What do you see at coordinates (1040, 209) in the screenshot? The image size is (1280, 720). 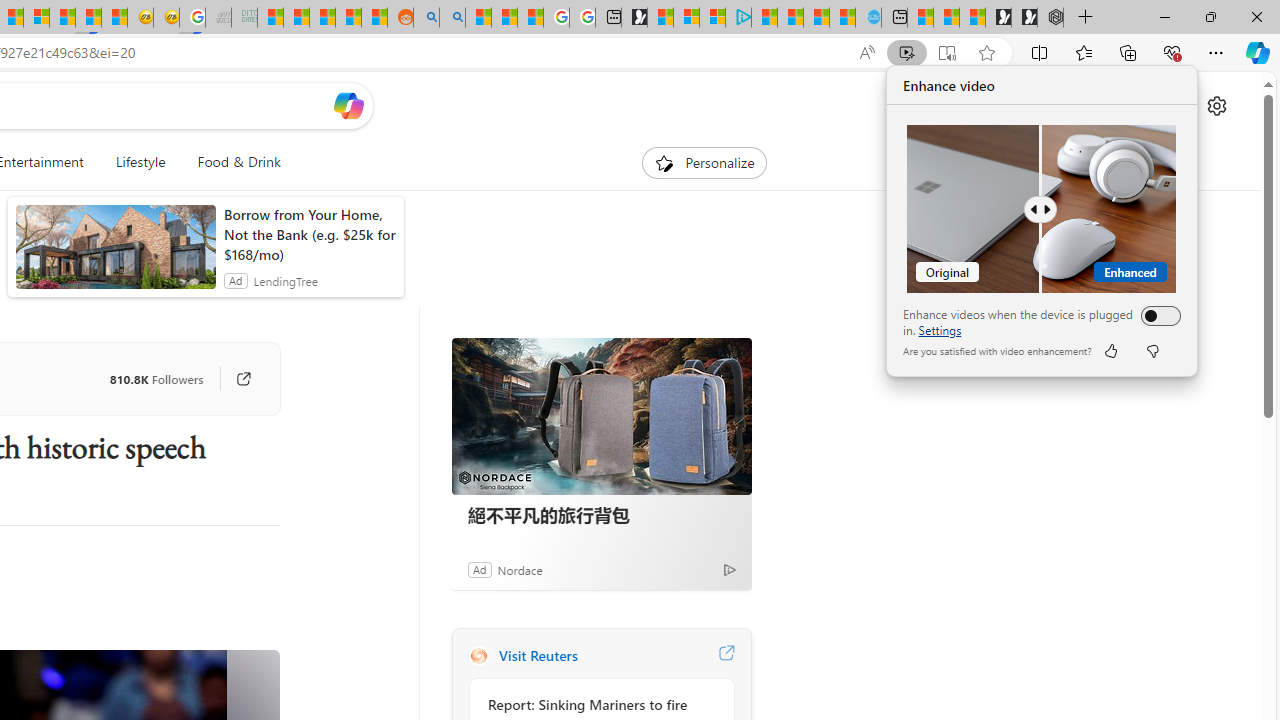 I see `'Comparision'` at bounding box center [1040, 209].